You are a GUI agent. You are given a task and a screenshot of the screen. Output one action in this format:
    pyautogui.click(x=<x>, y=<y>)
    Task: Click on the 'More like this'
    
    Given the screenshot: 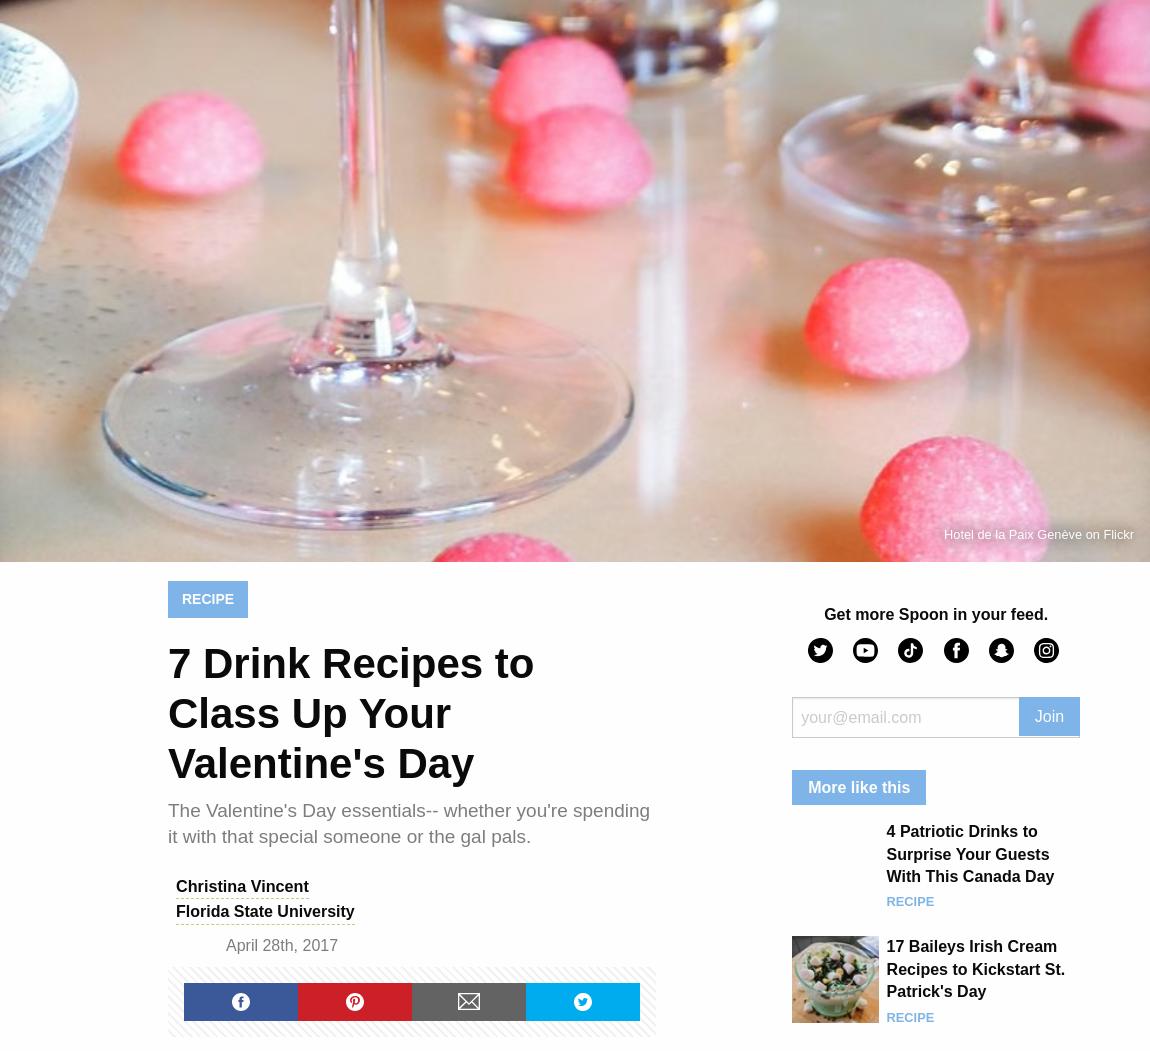 What is the action you would take?
    pyautogui.click(x=858, y=785)
    